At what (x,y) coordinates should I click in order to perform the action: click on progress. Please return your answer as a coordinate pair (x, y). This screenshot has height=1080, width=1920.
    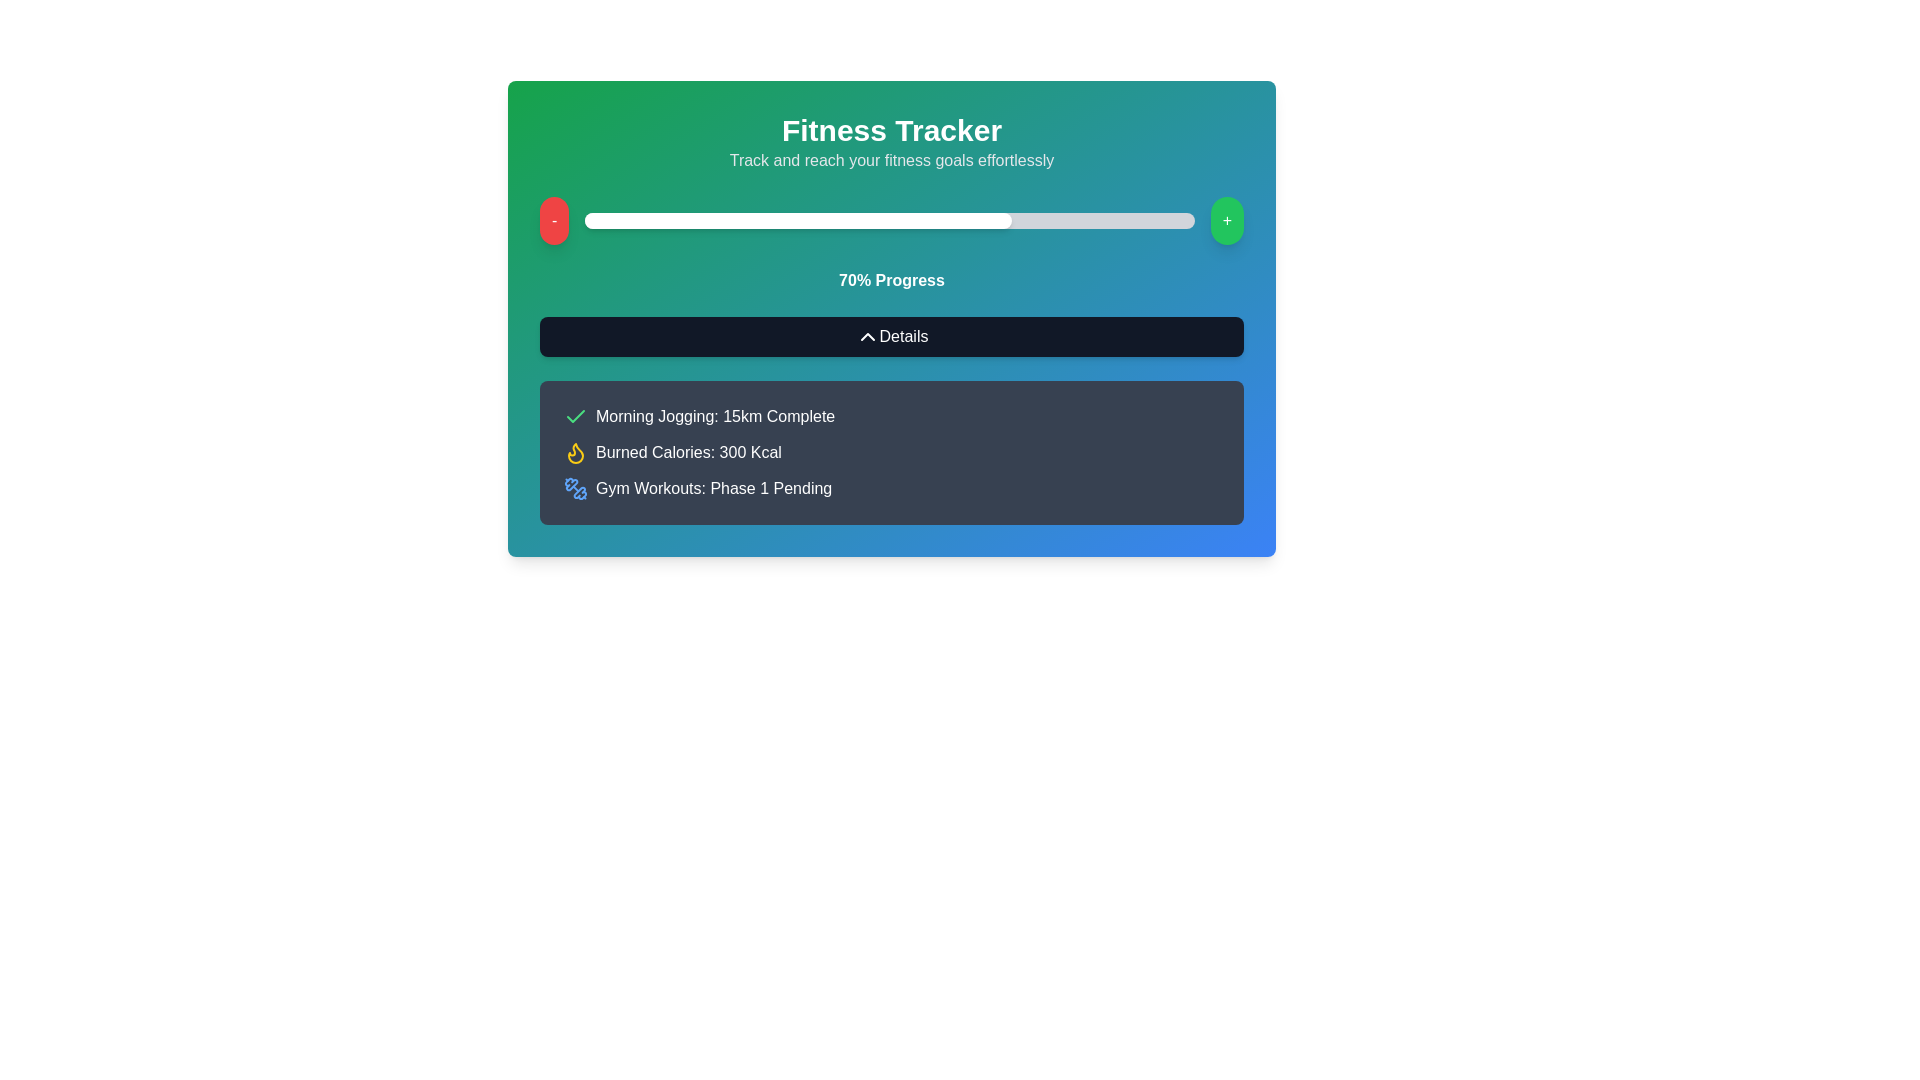
    Looking at the image, I should click on (913, 220).